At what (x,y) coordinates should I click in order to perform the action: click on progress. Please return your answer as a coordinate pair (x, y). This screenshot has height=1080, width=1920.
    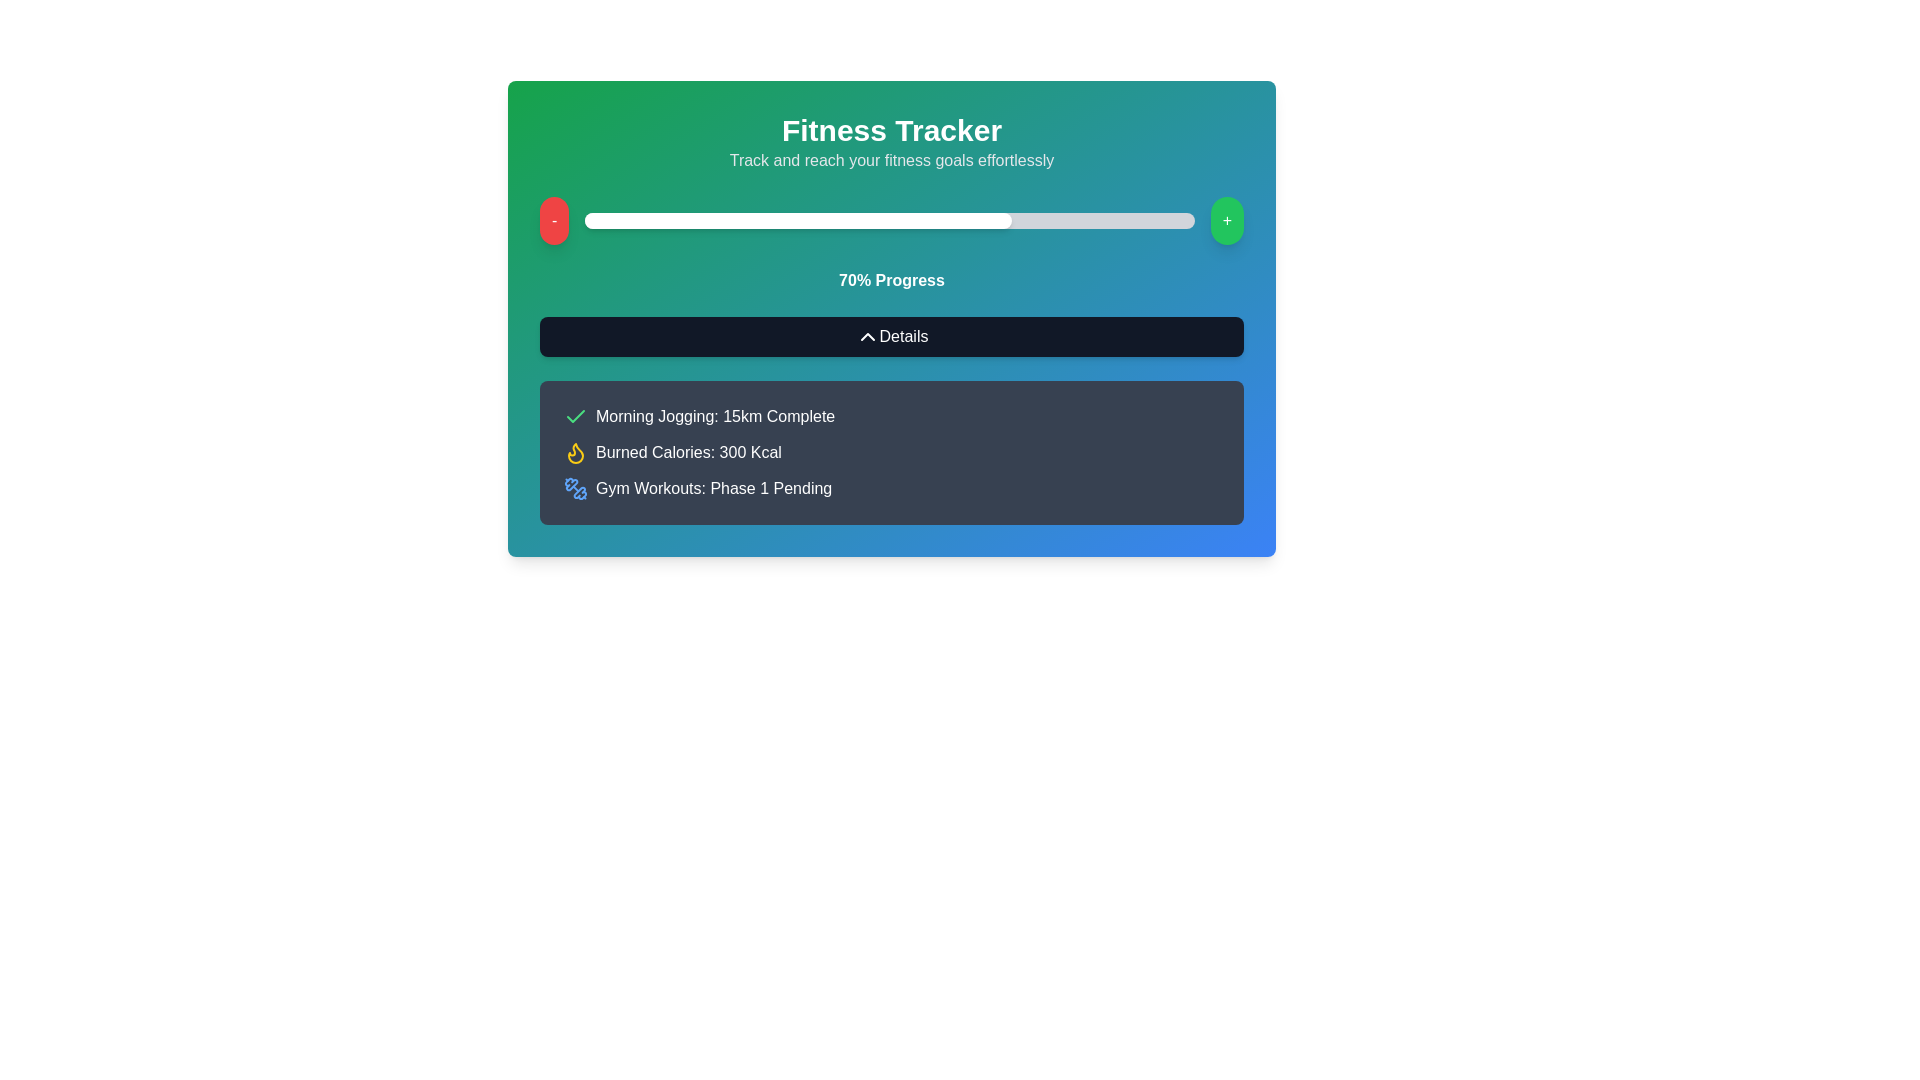
    Looking at the image, I should click on (913, 220).